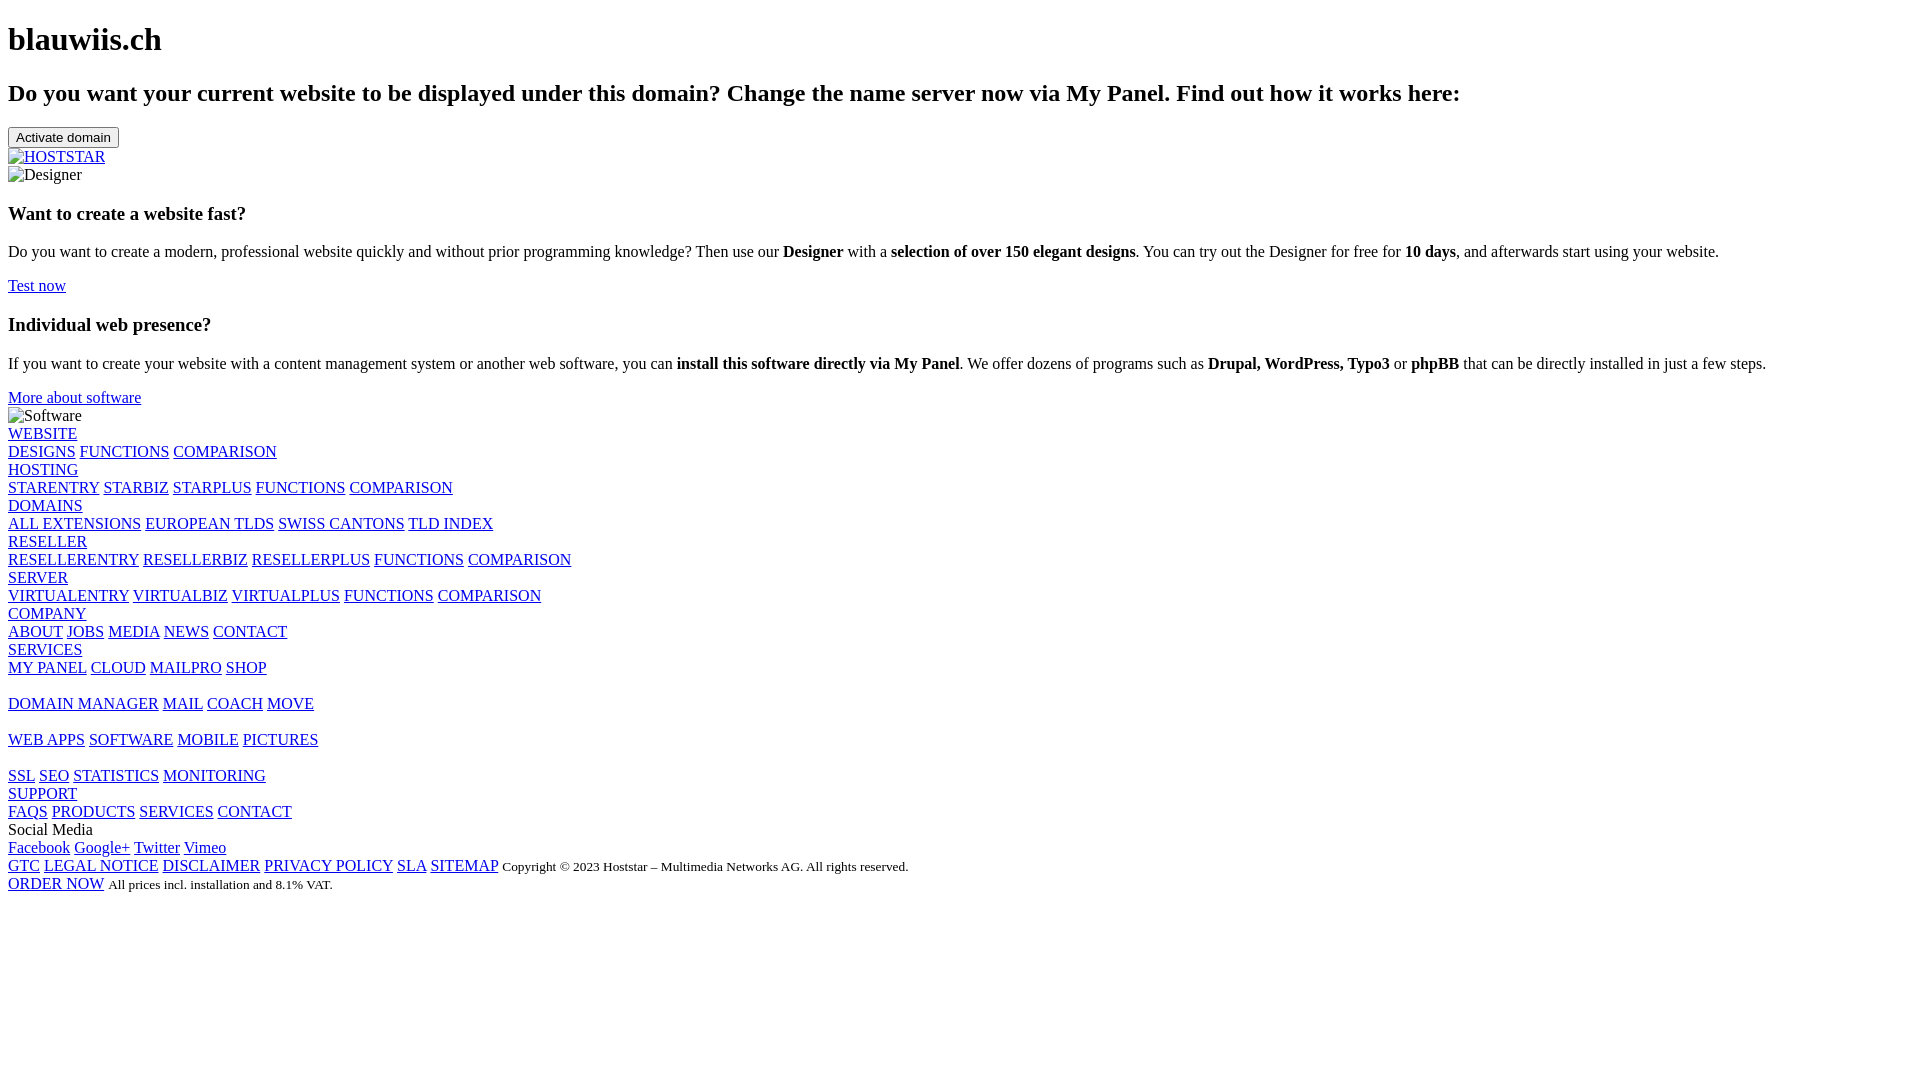  I want to click on 'COACH', so click(235, 702).